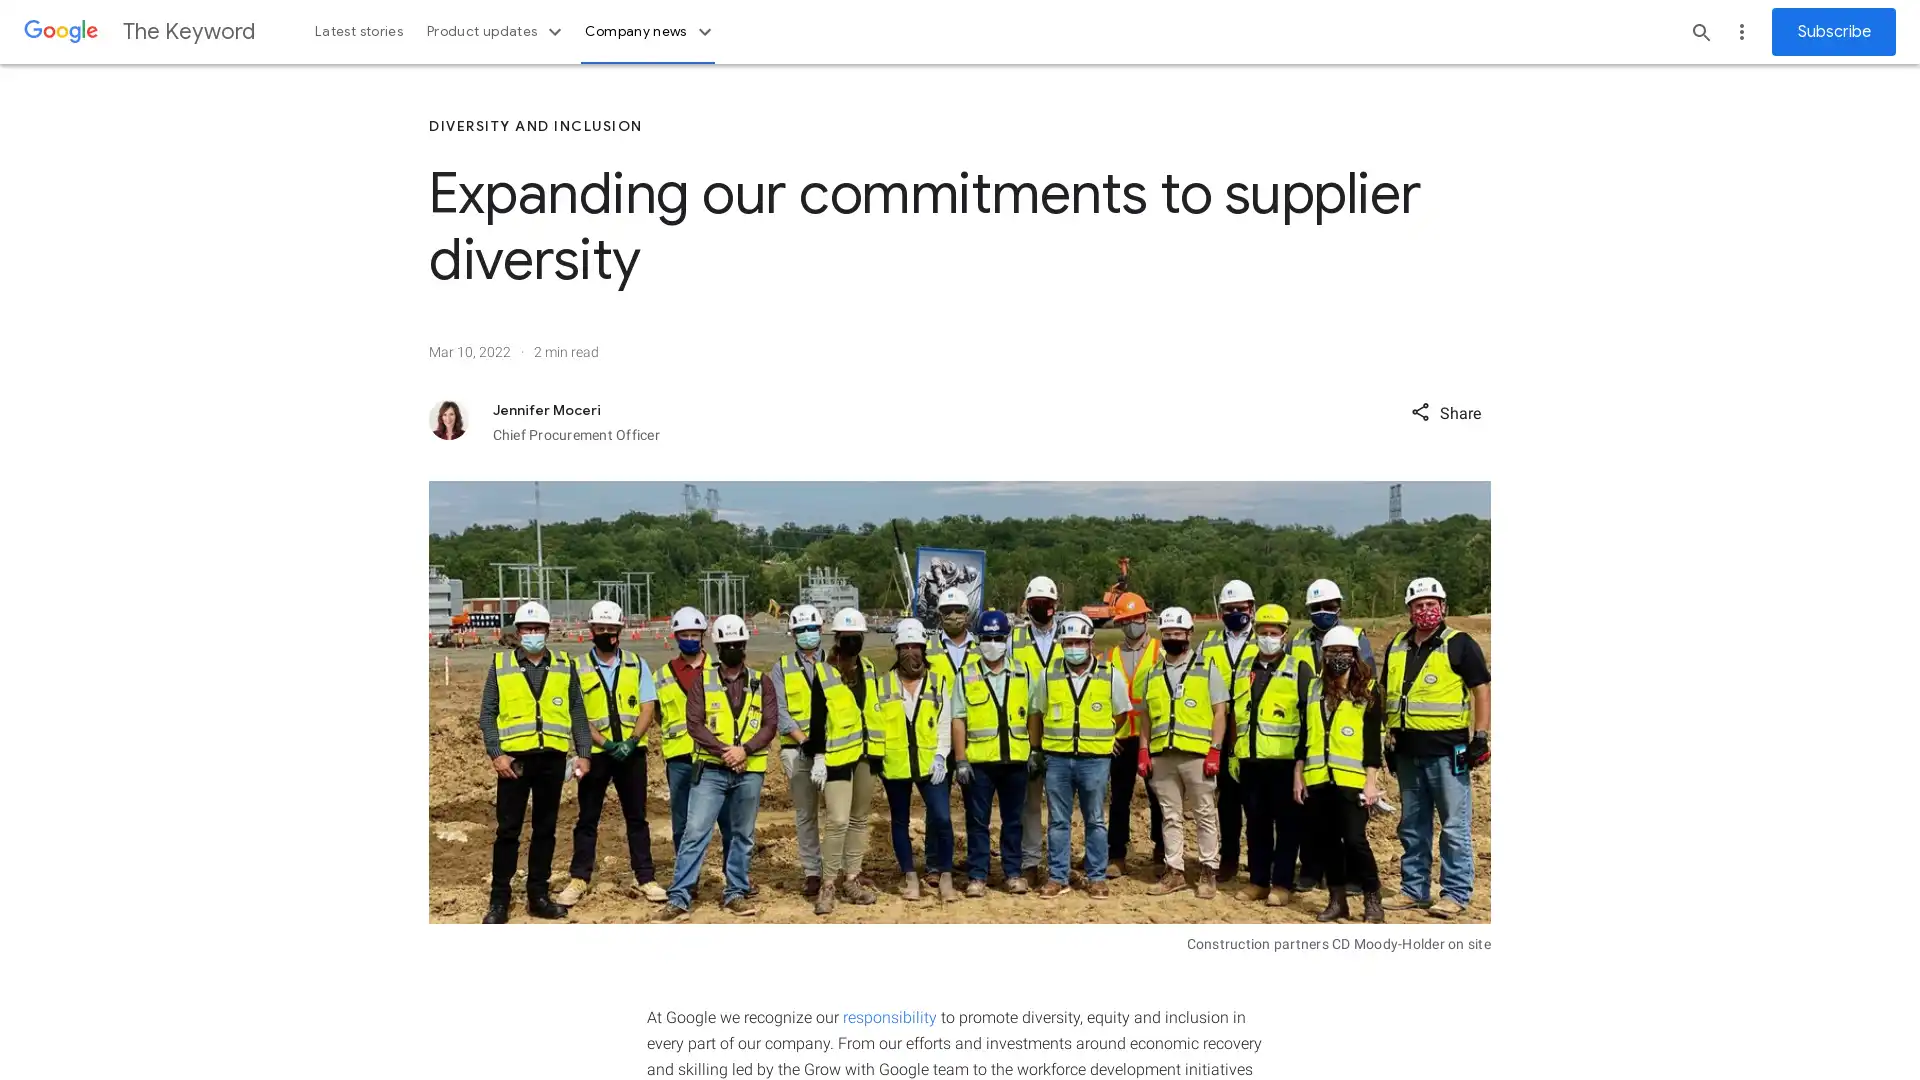  Describe the element at coordinates (1833, 31) in the screenshot. I see `Newsletter subscribe` at that location.